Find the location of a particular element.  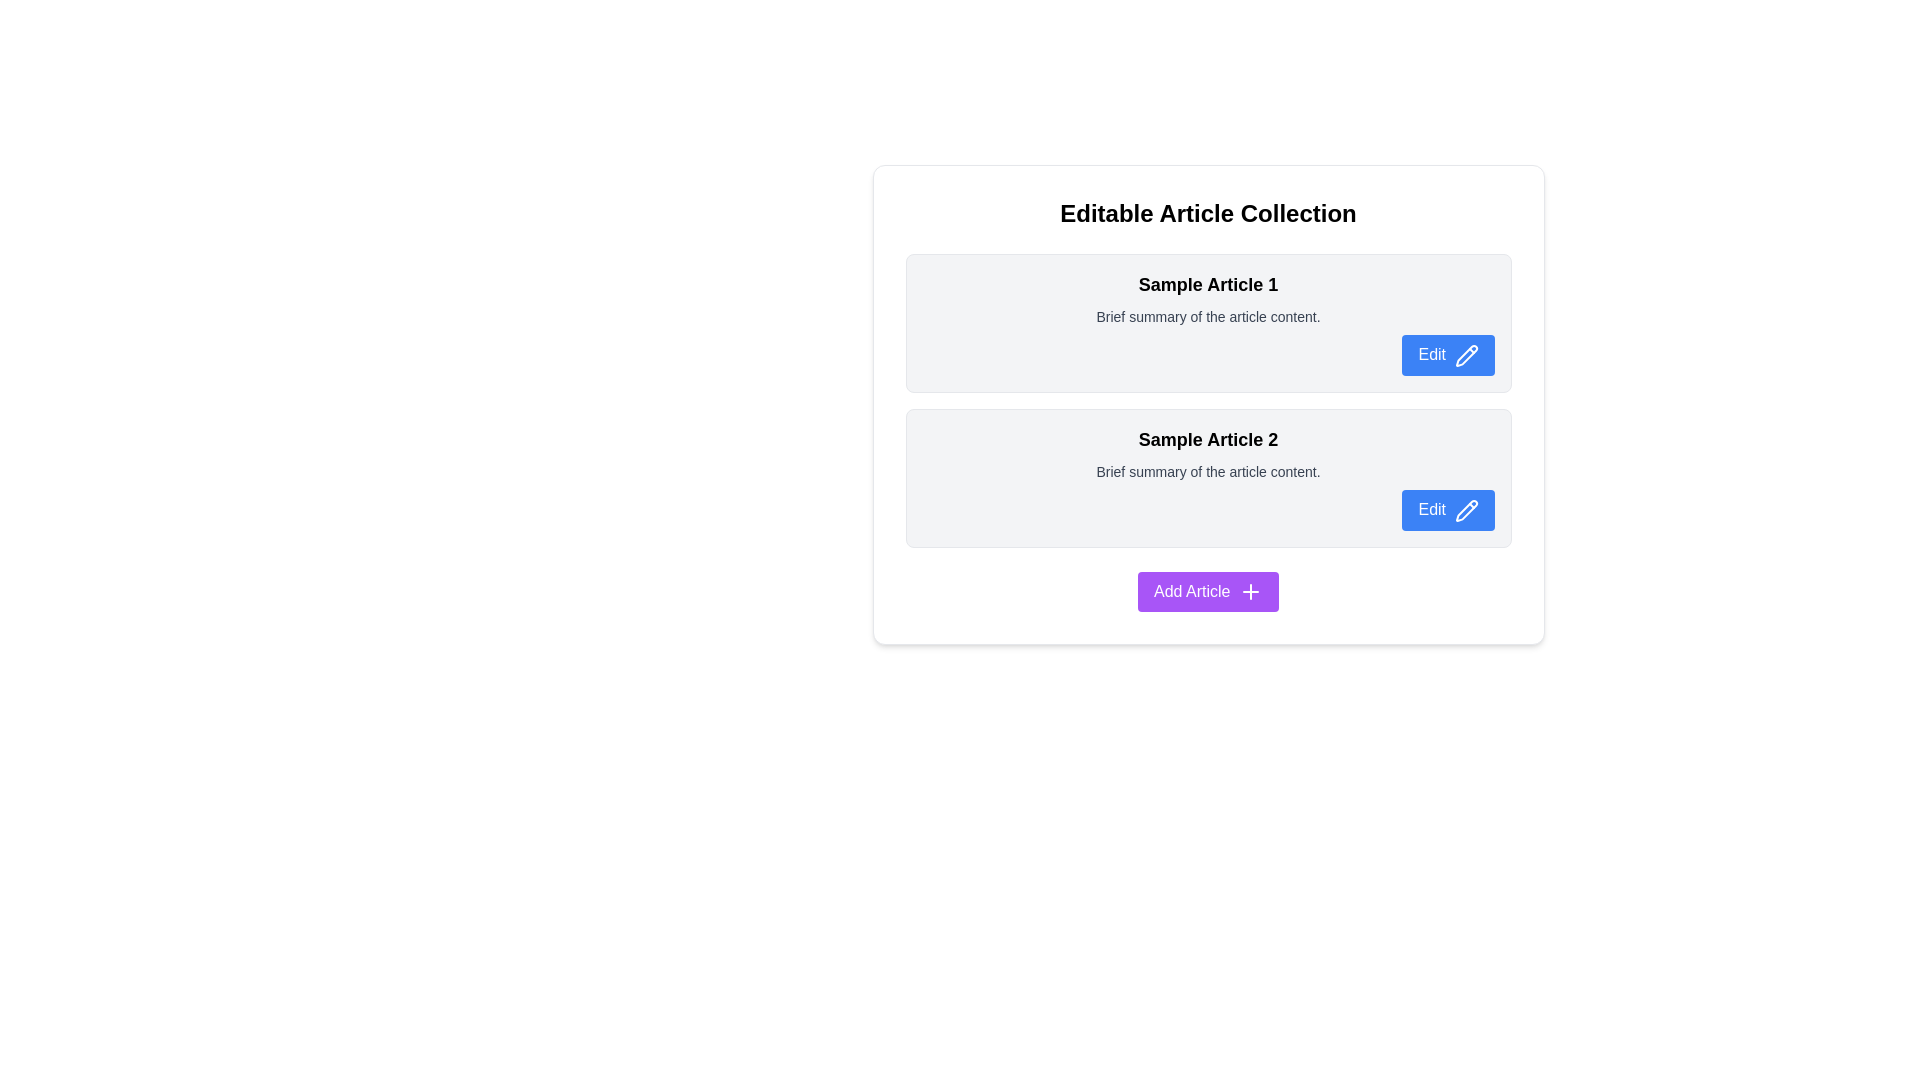

the title of the first article in the list, which serves as the main header for the content is located at coordinates (1207, 285).